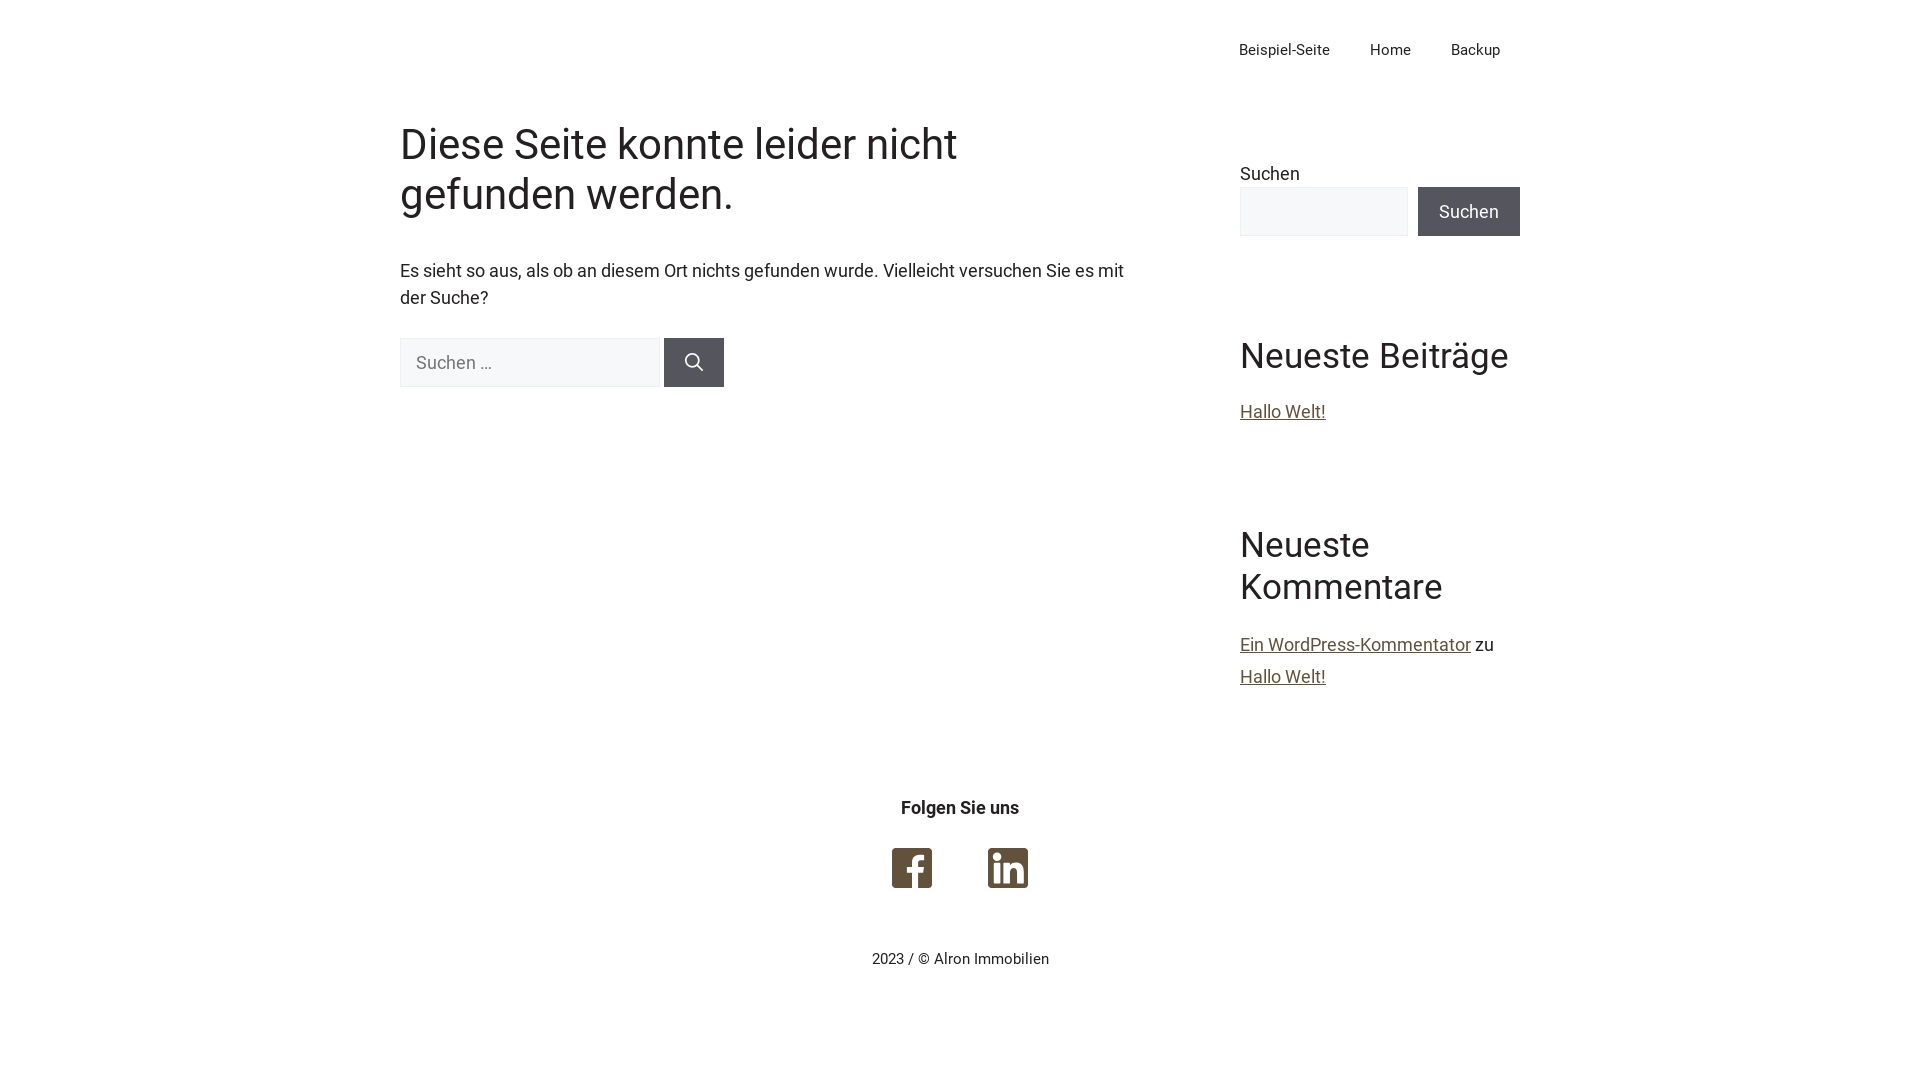 This screenshot has height=1080, width=1920. What do you see at coordinates (1389, 49) in the screenshot?
I see `'Home'` at bounding box center [1389, 49].